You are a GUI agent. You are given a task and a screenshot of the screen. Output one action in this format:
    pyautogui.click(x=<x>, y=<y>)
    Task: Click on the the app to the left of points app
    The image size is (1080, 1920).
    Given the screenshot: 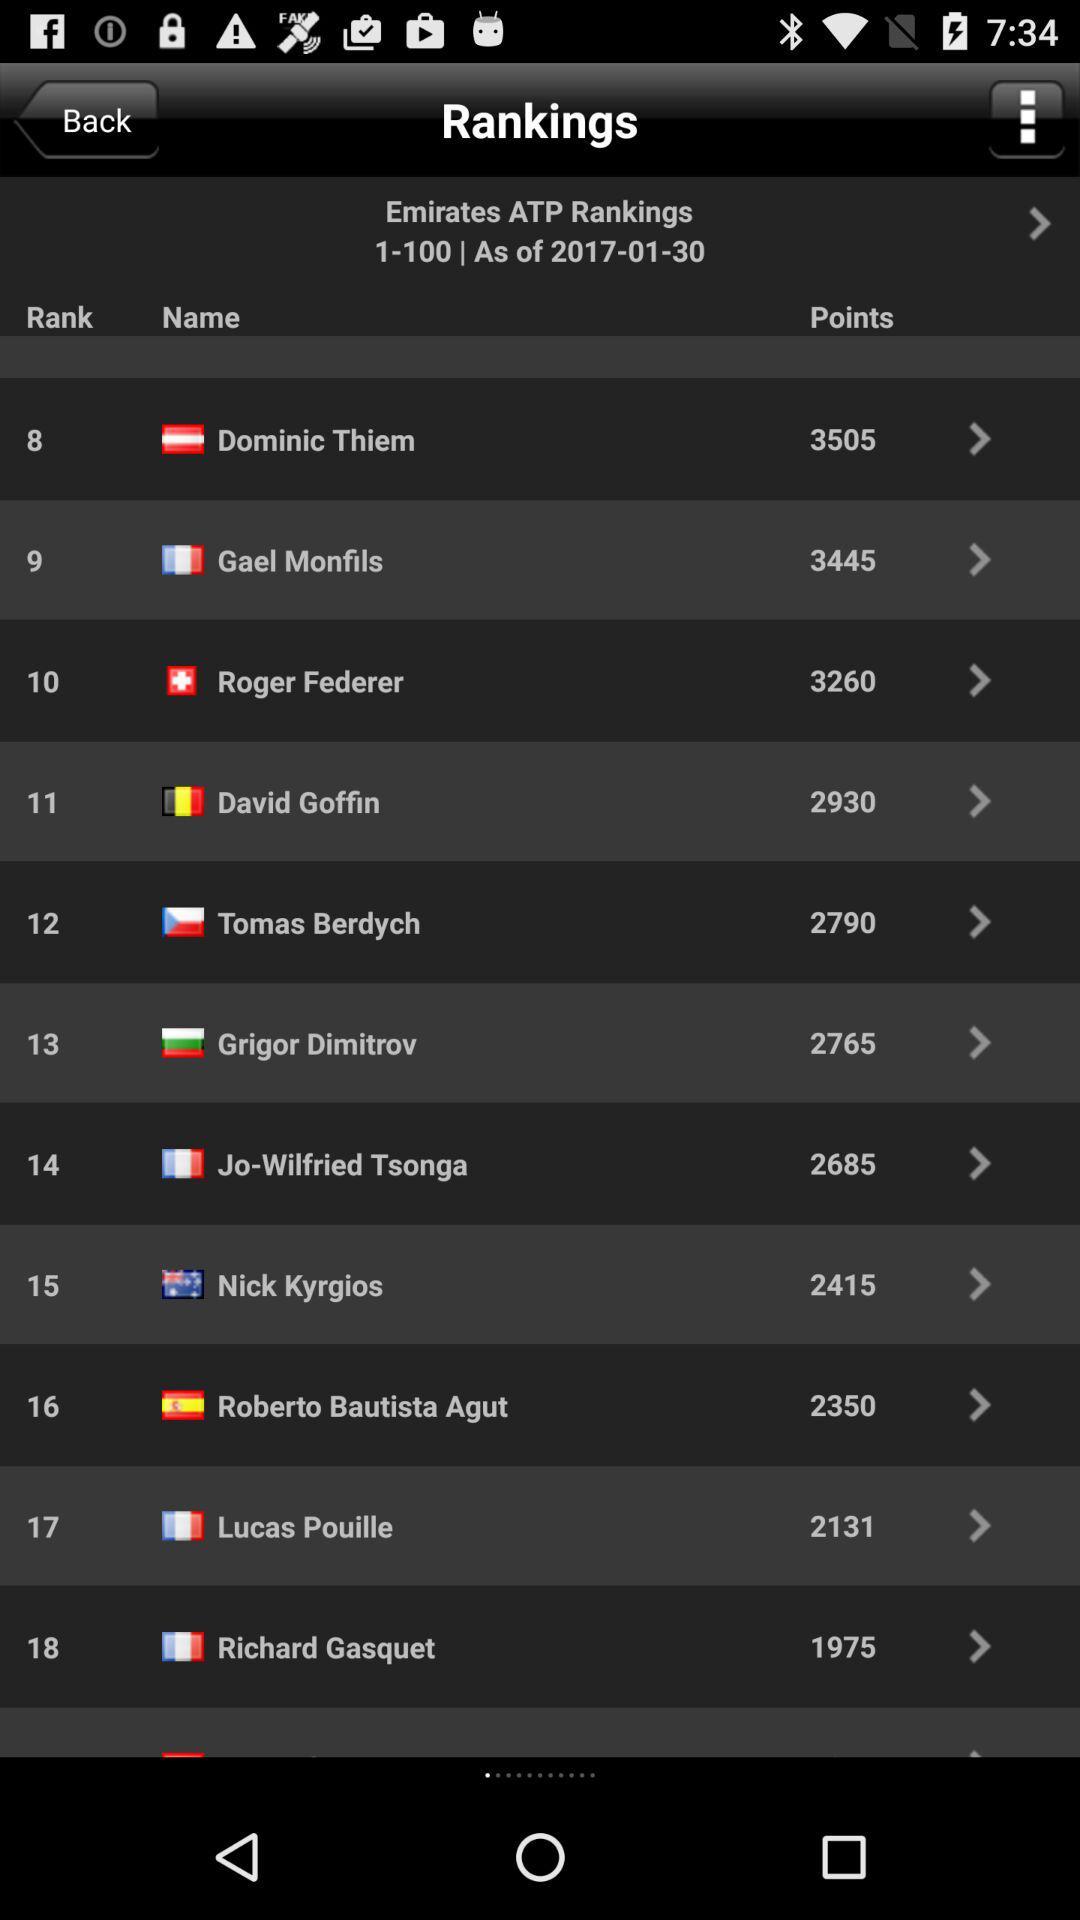 What is the action you would take?
    pyautogui.click(x=287, y=337)
    